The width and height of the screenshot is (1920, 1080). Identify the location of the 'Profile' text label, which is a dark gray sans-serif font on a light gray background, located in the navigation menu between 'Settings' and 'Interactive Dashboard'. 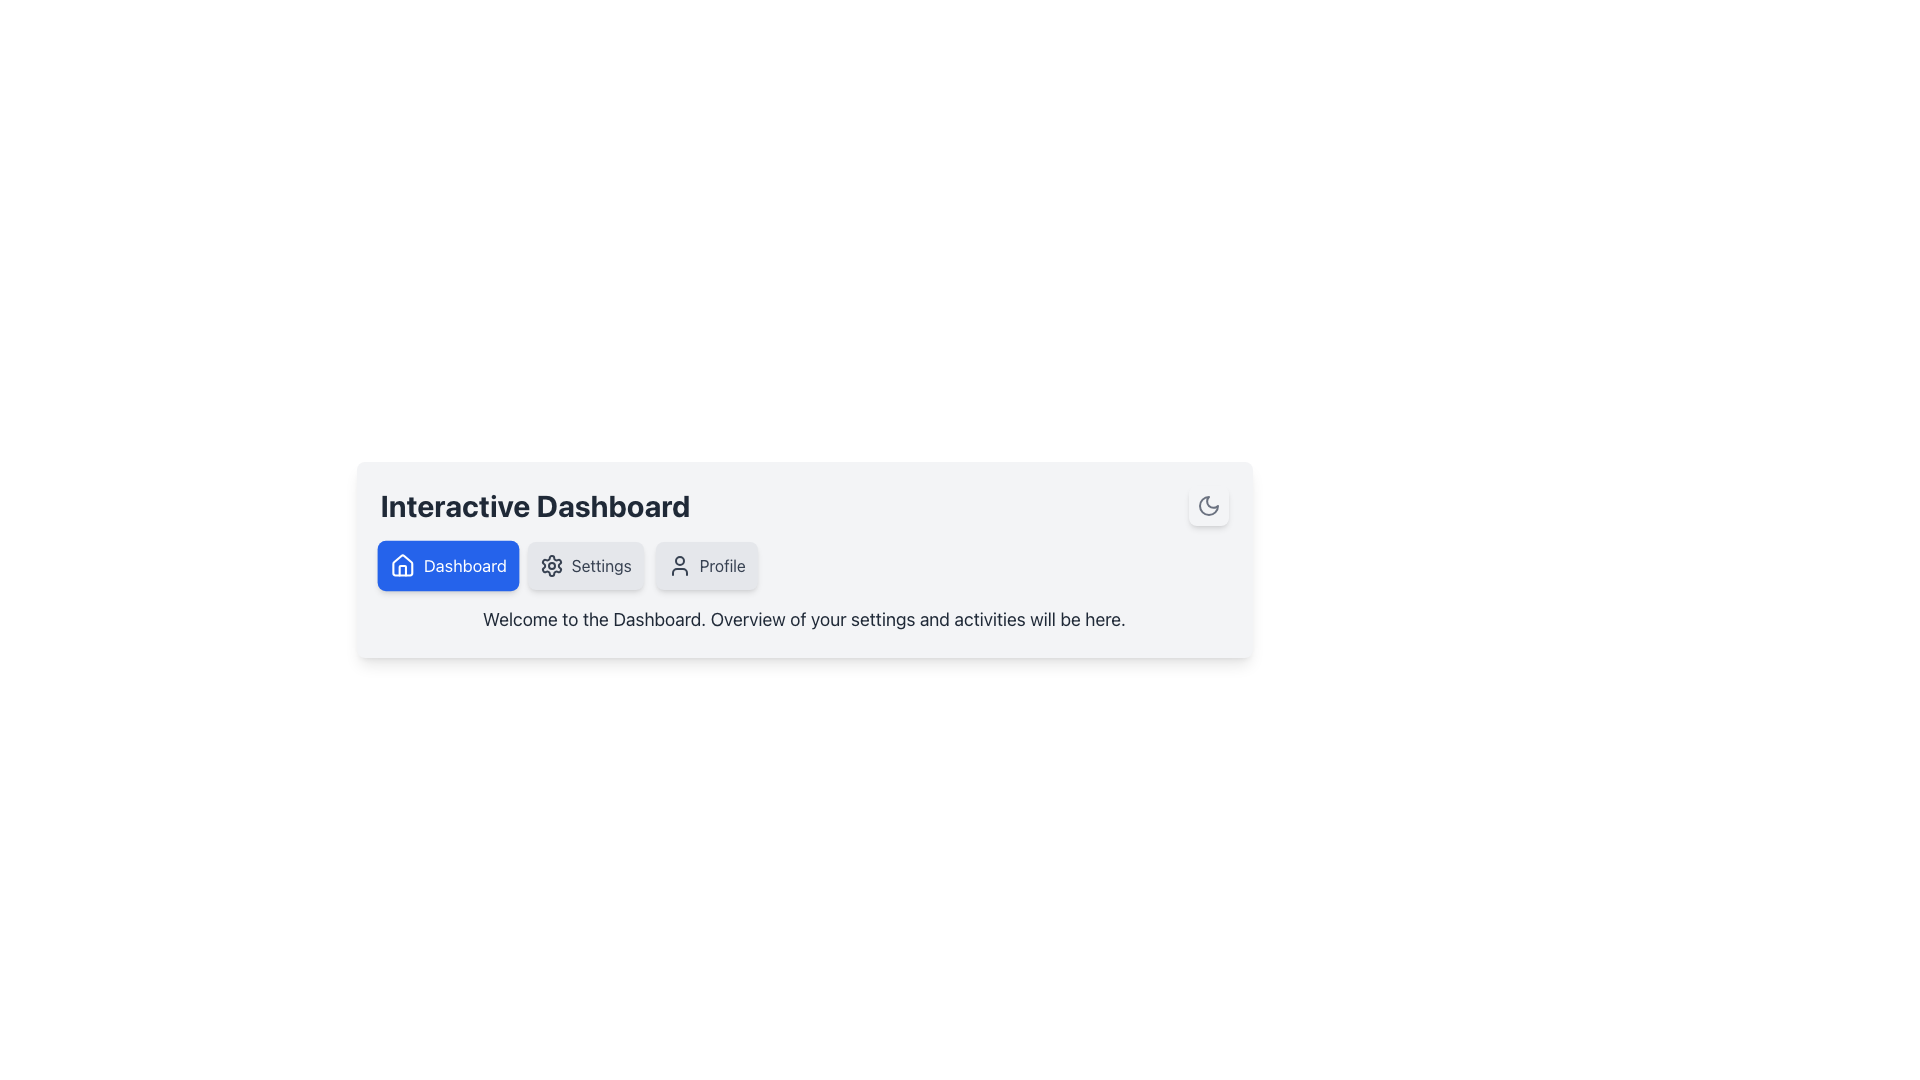
(721, 566).